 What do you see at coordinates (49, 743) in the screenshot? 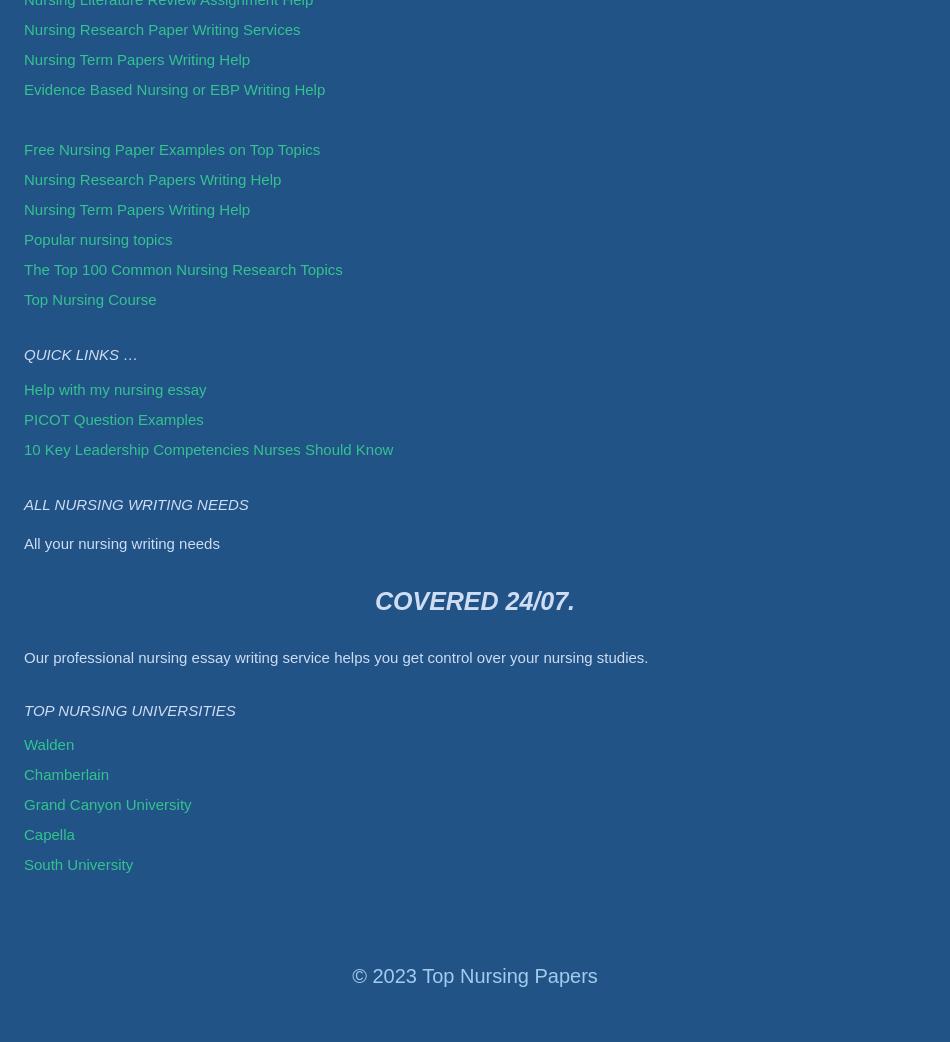
I see `'Walden'` at bounding box center [49, 743].